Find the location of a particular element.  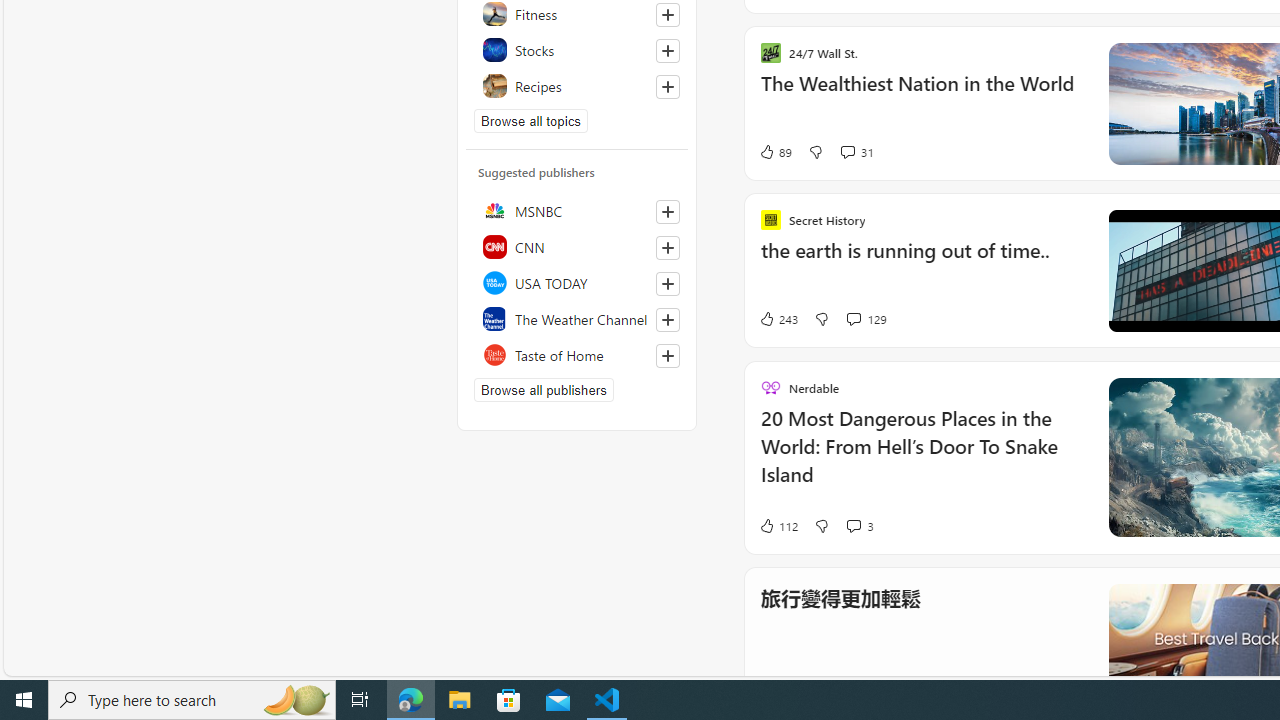

'View comments 129 Comment' is located at coordinates (865, 318).